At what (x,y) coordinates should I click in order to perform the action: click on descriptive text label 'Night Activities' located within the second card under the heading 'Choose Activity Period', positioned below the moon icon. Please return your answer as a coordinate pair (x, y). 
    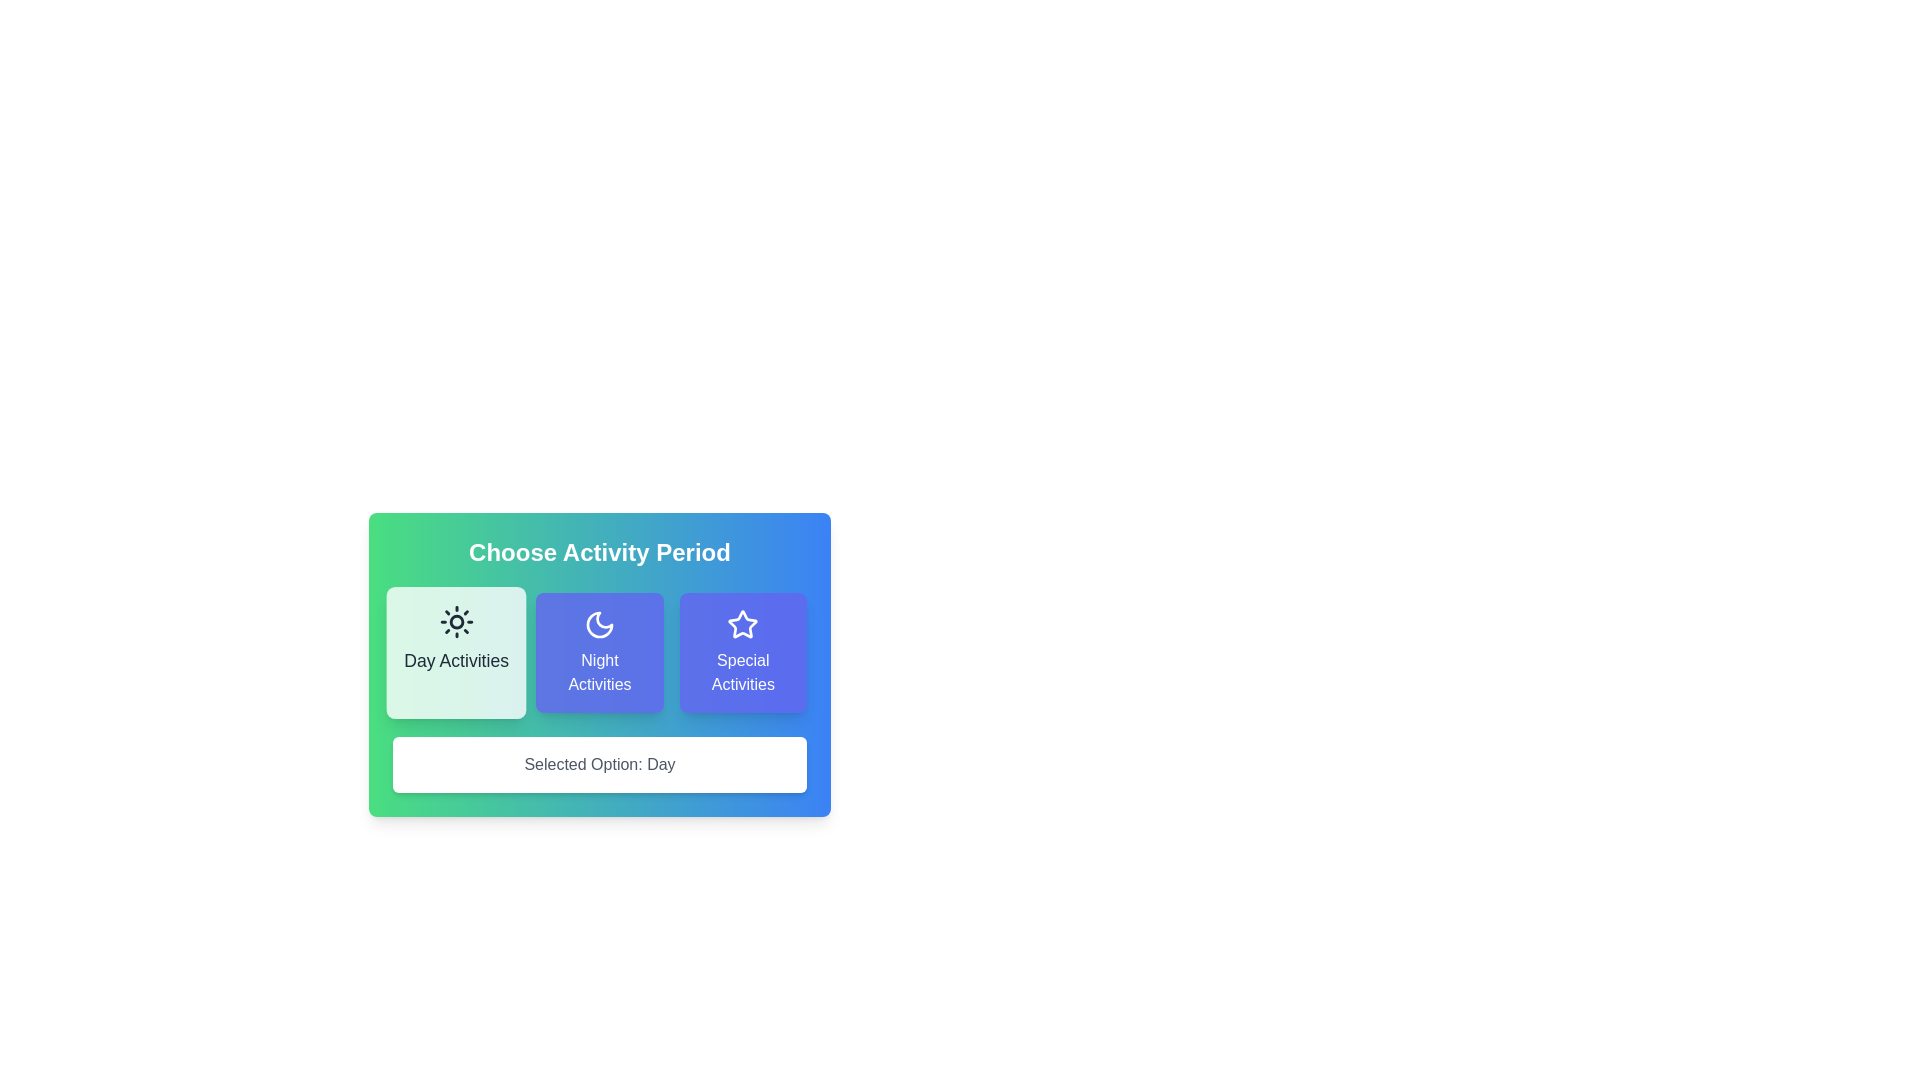
    Looking at the image, I should click on (599, 672).